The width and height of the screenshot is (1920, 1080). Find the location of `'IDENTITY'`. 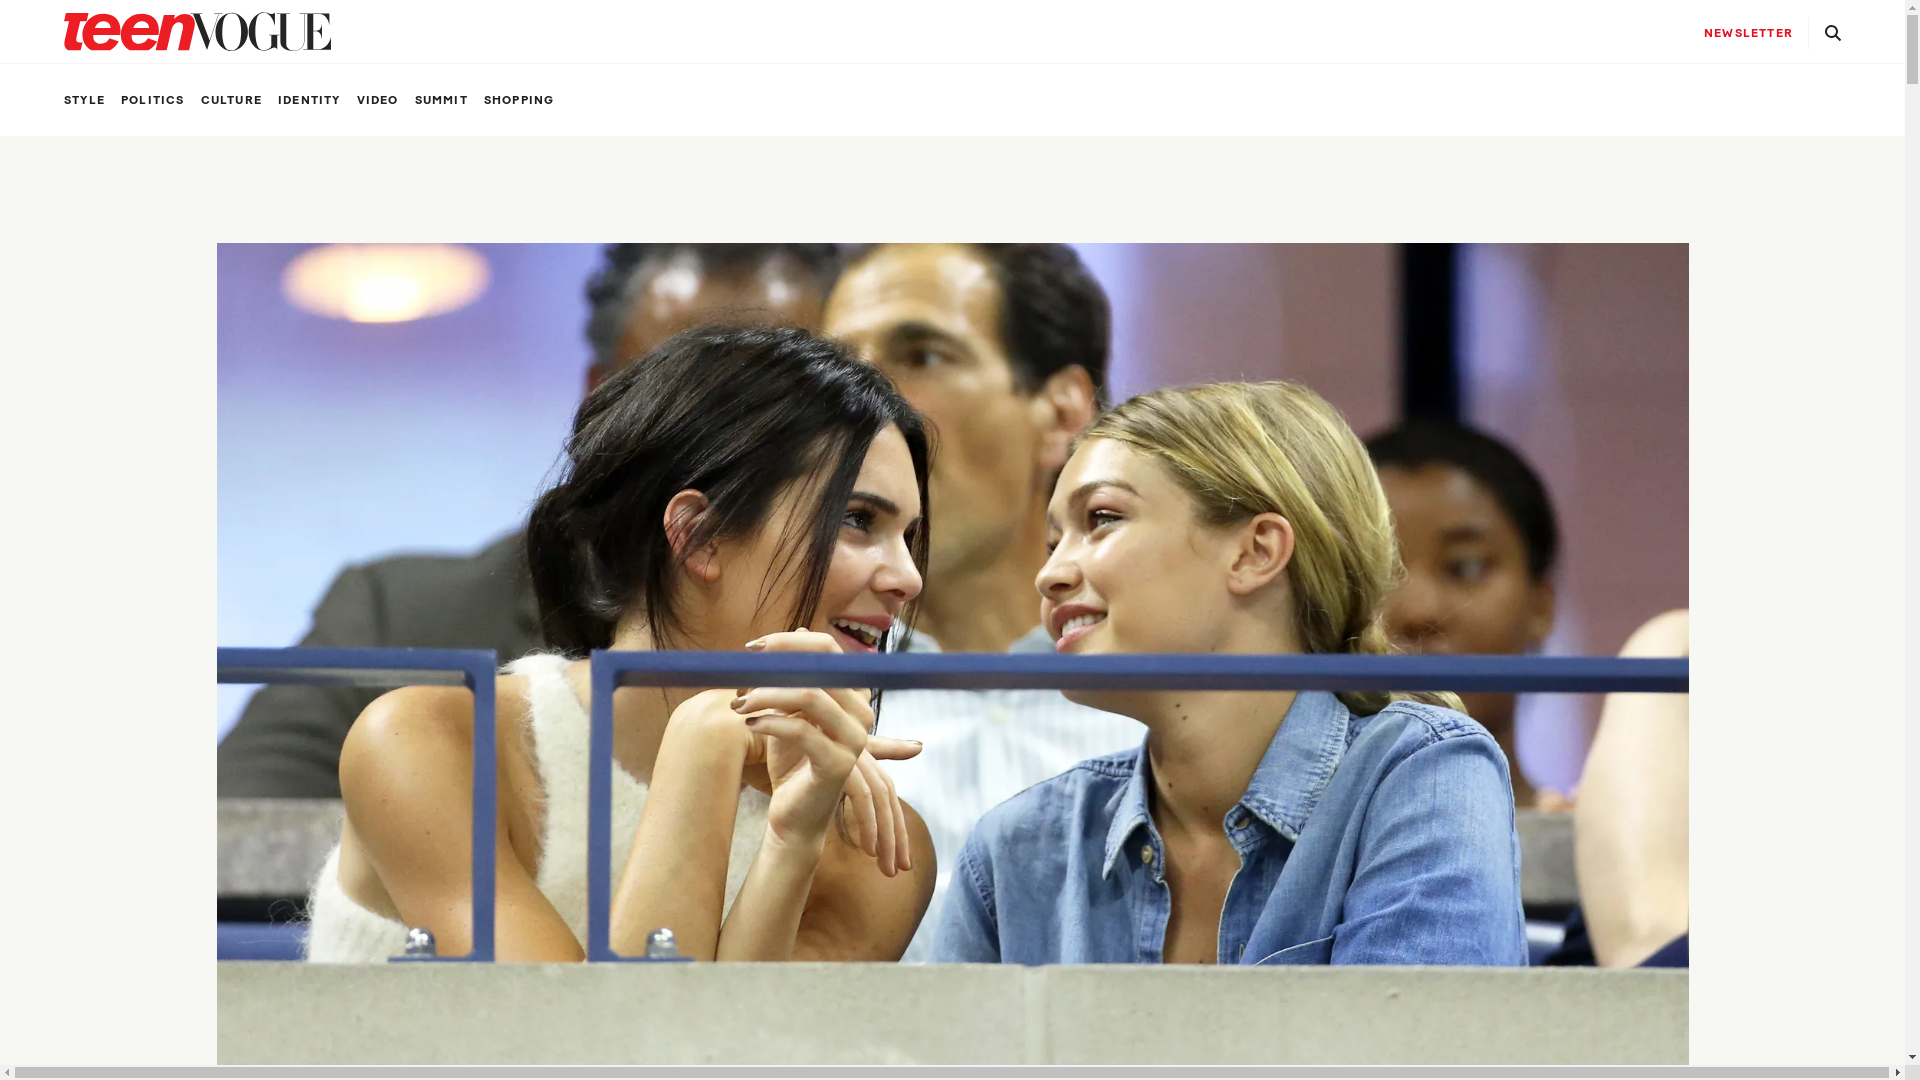

'IDENTITY' is located at coordinates (308, 100).